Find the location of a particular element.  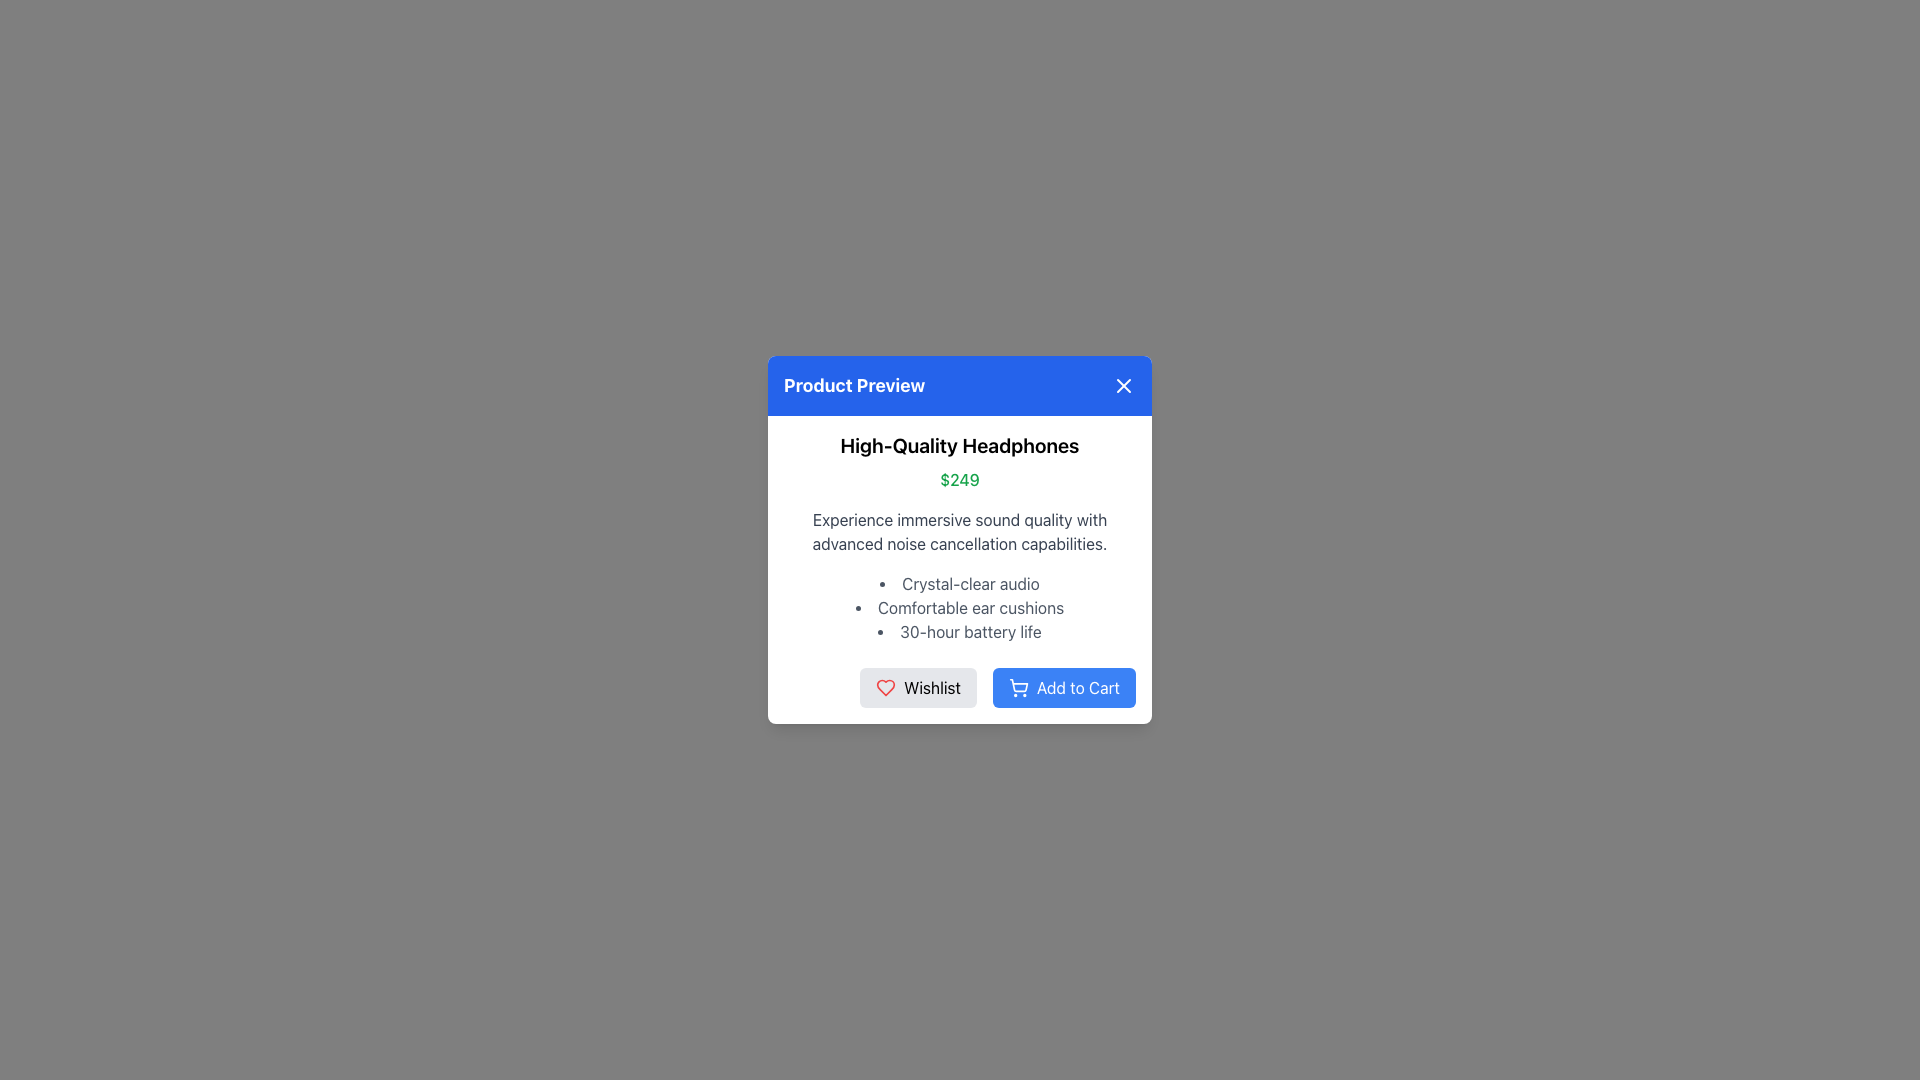

the prominent price display element showing '$249', which is located below the product title 'High-Quality Headphones' is located at coordinates (960, 479).